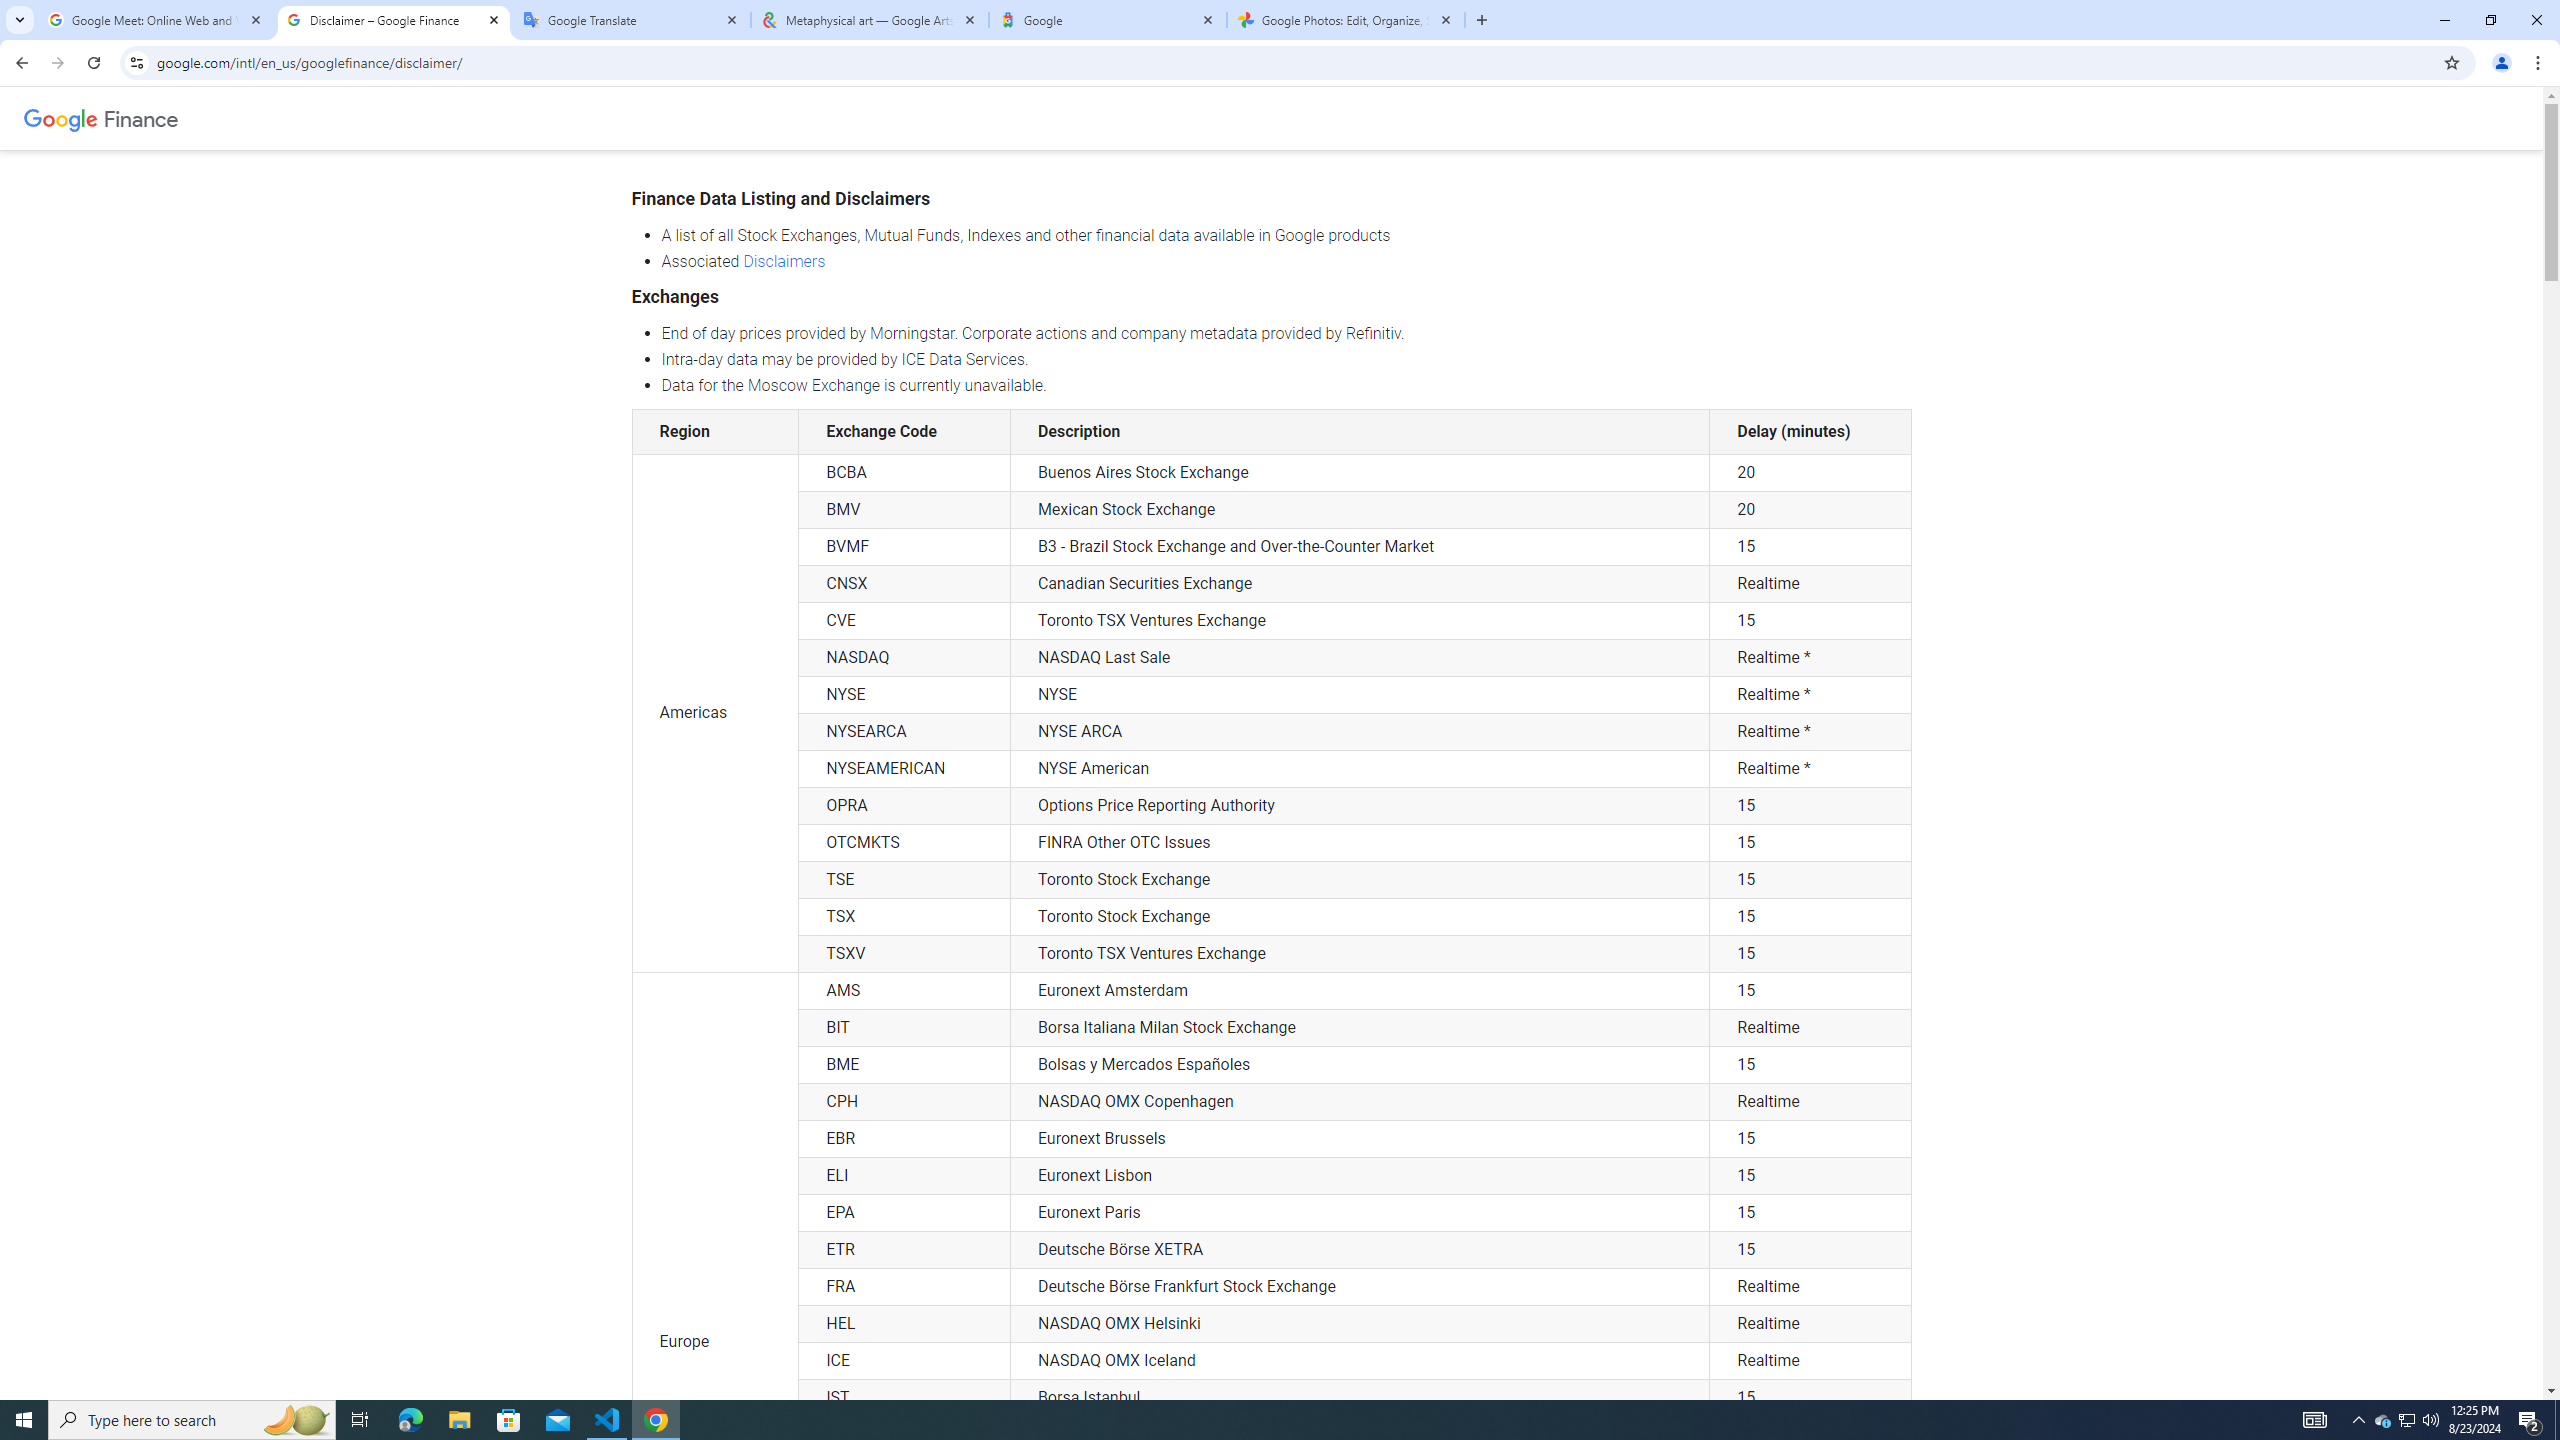 This screenshot has width=2560, height=1440. Describe the element at coordinates (904, 1359) in the screenshot. I see `'ICE'` at that location.